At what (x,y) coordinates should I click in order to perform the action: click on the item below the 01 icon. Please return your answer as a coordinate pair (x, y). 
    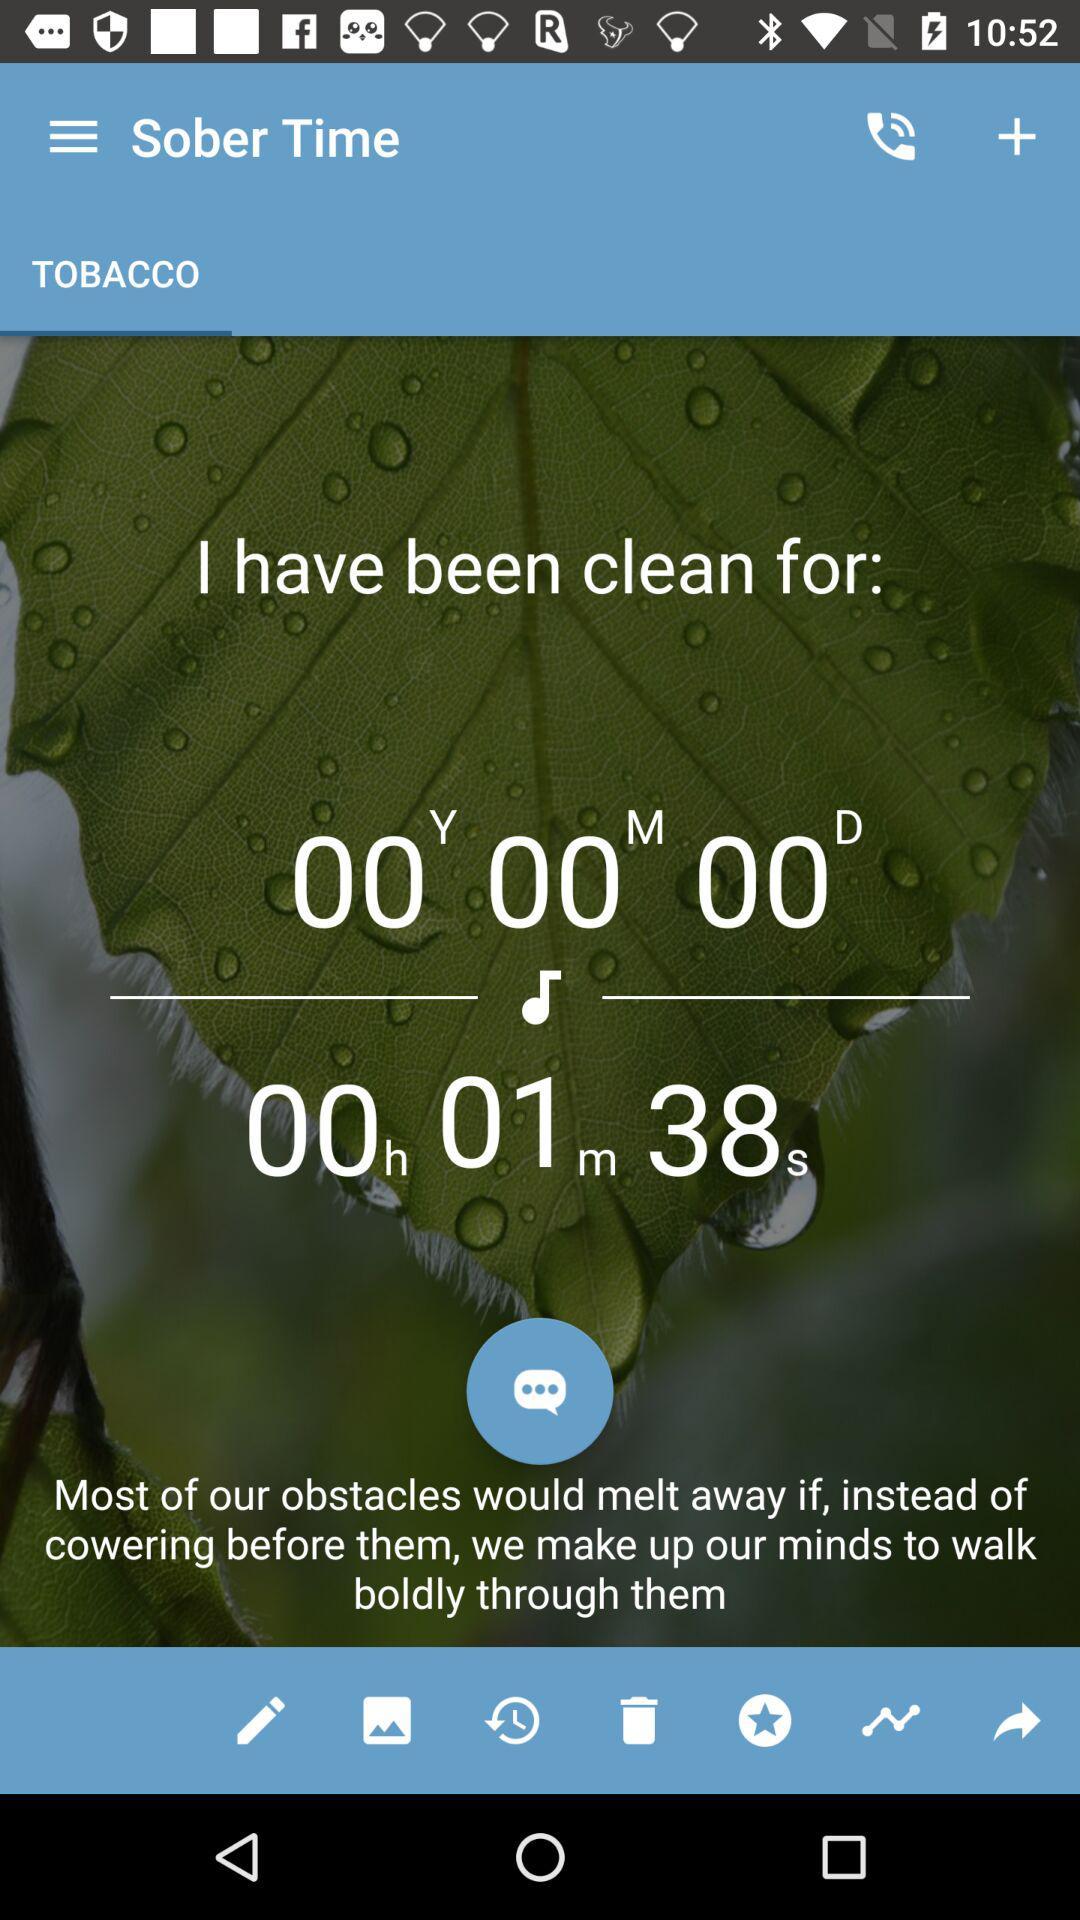
    Looking at the image, I should click on (540, 1390).